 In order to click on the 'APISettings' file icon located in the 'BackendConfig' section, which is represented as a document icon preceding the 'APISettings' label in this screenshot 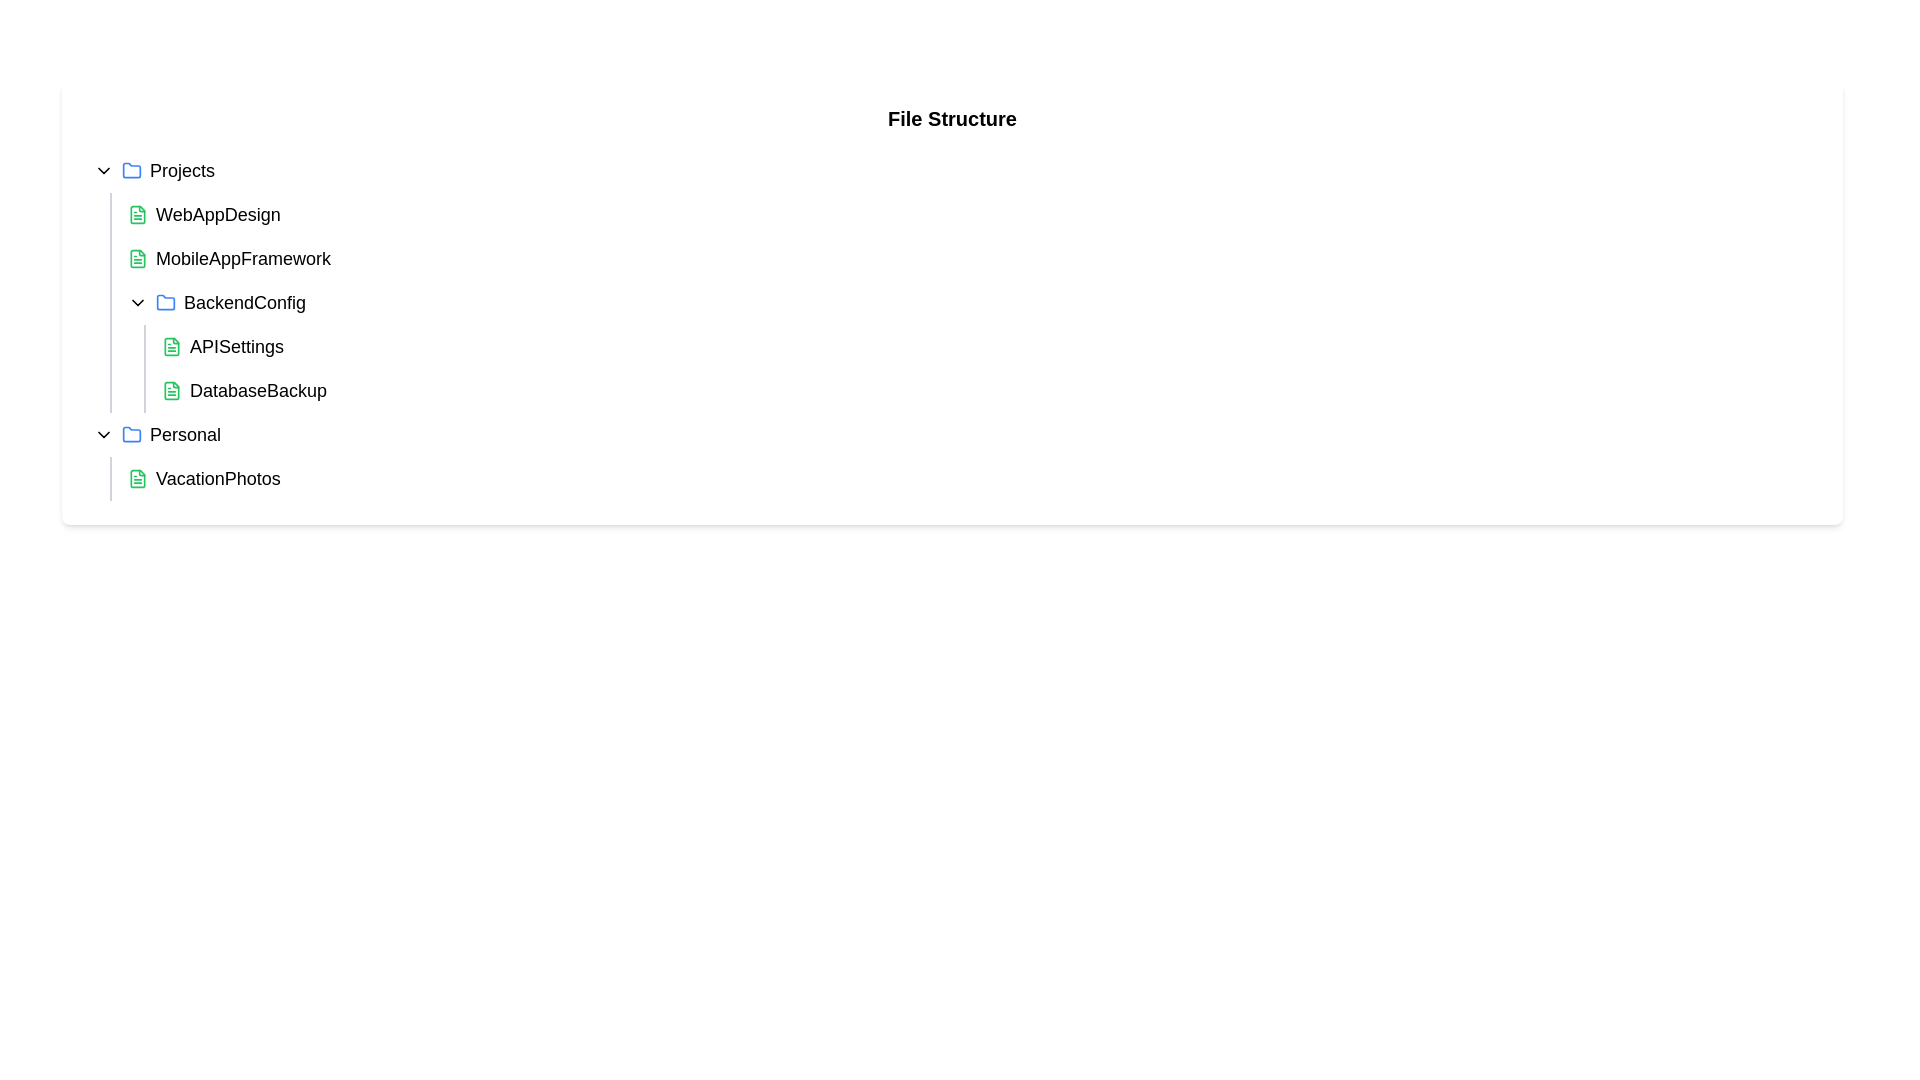, I will do `click(172, 346)`.